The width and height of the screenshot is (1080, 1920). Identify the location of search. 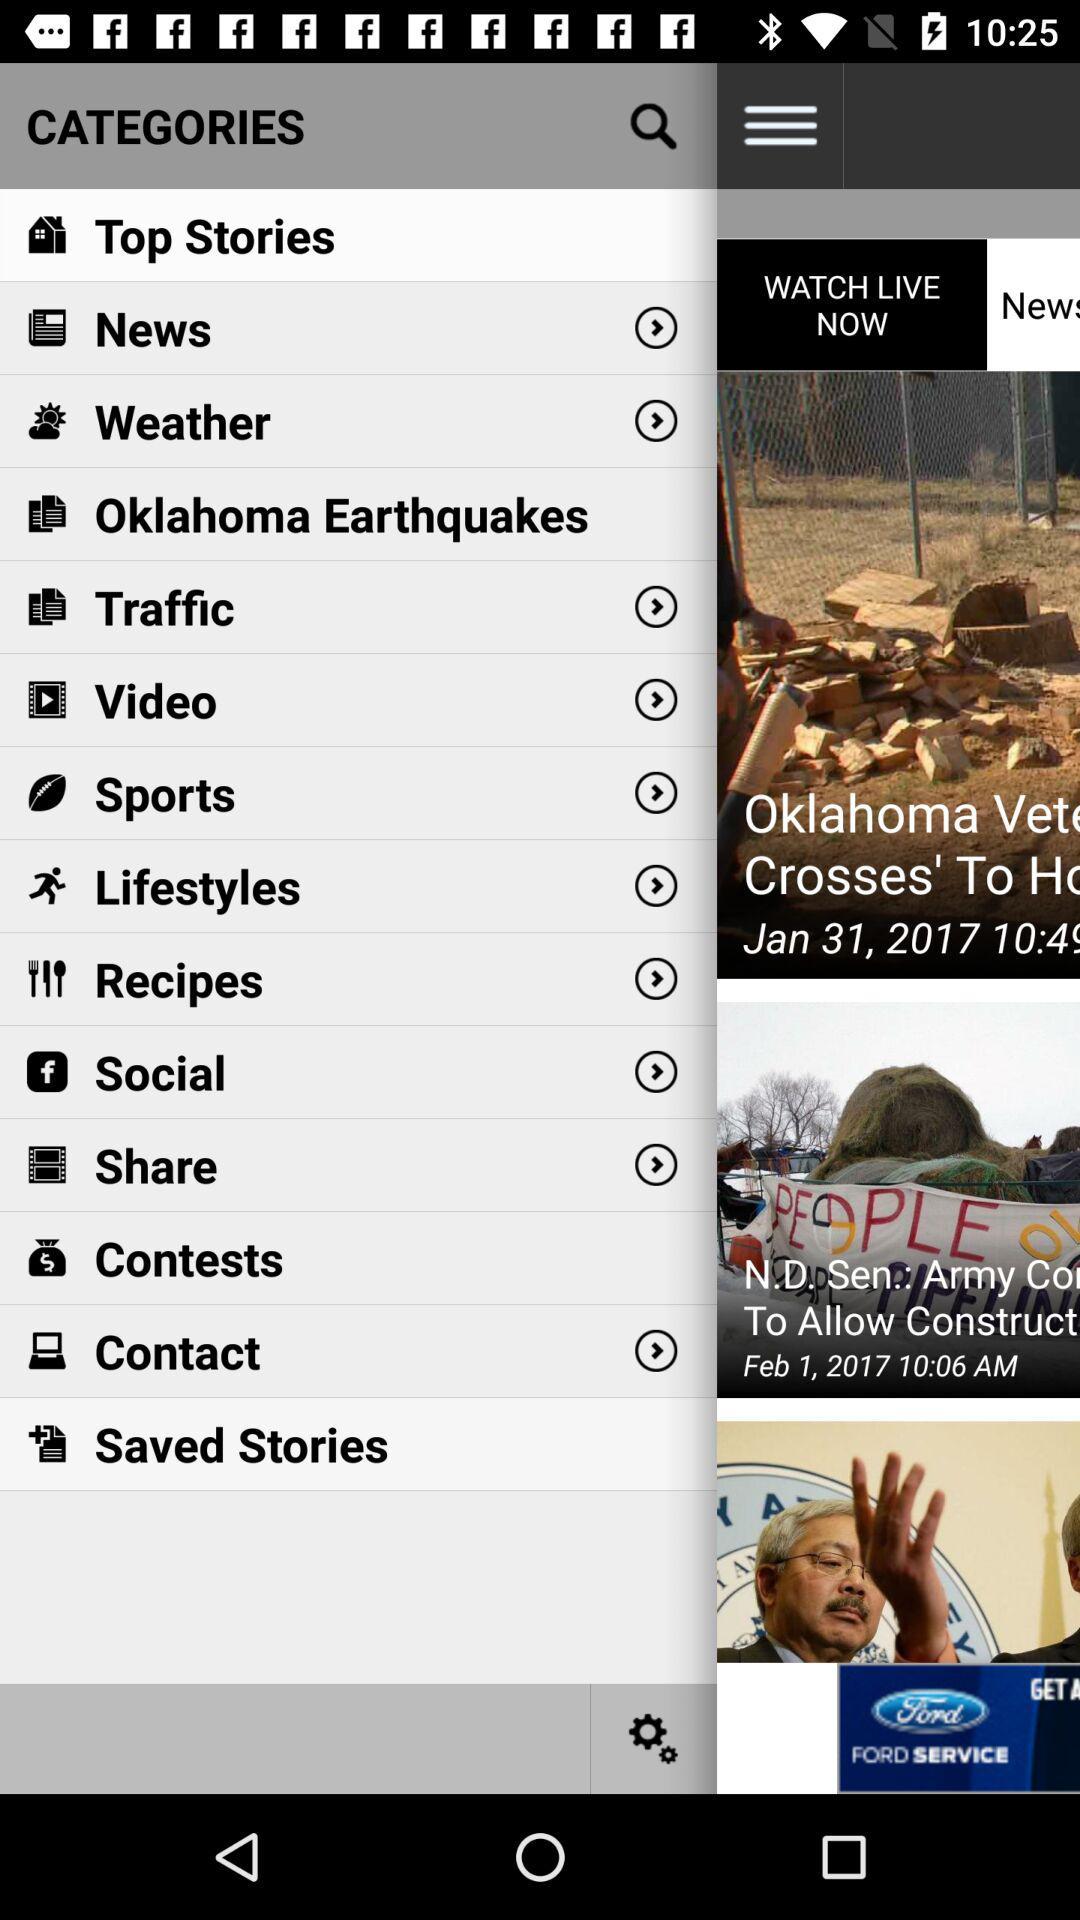
(654, 124).